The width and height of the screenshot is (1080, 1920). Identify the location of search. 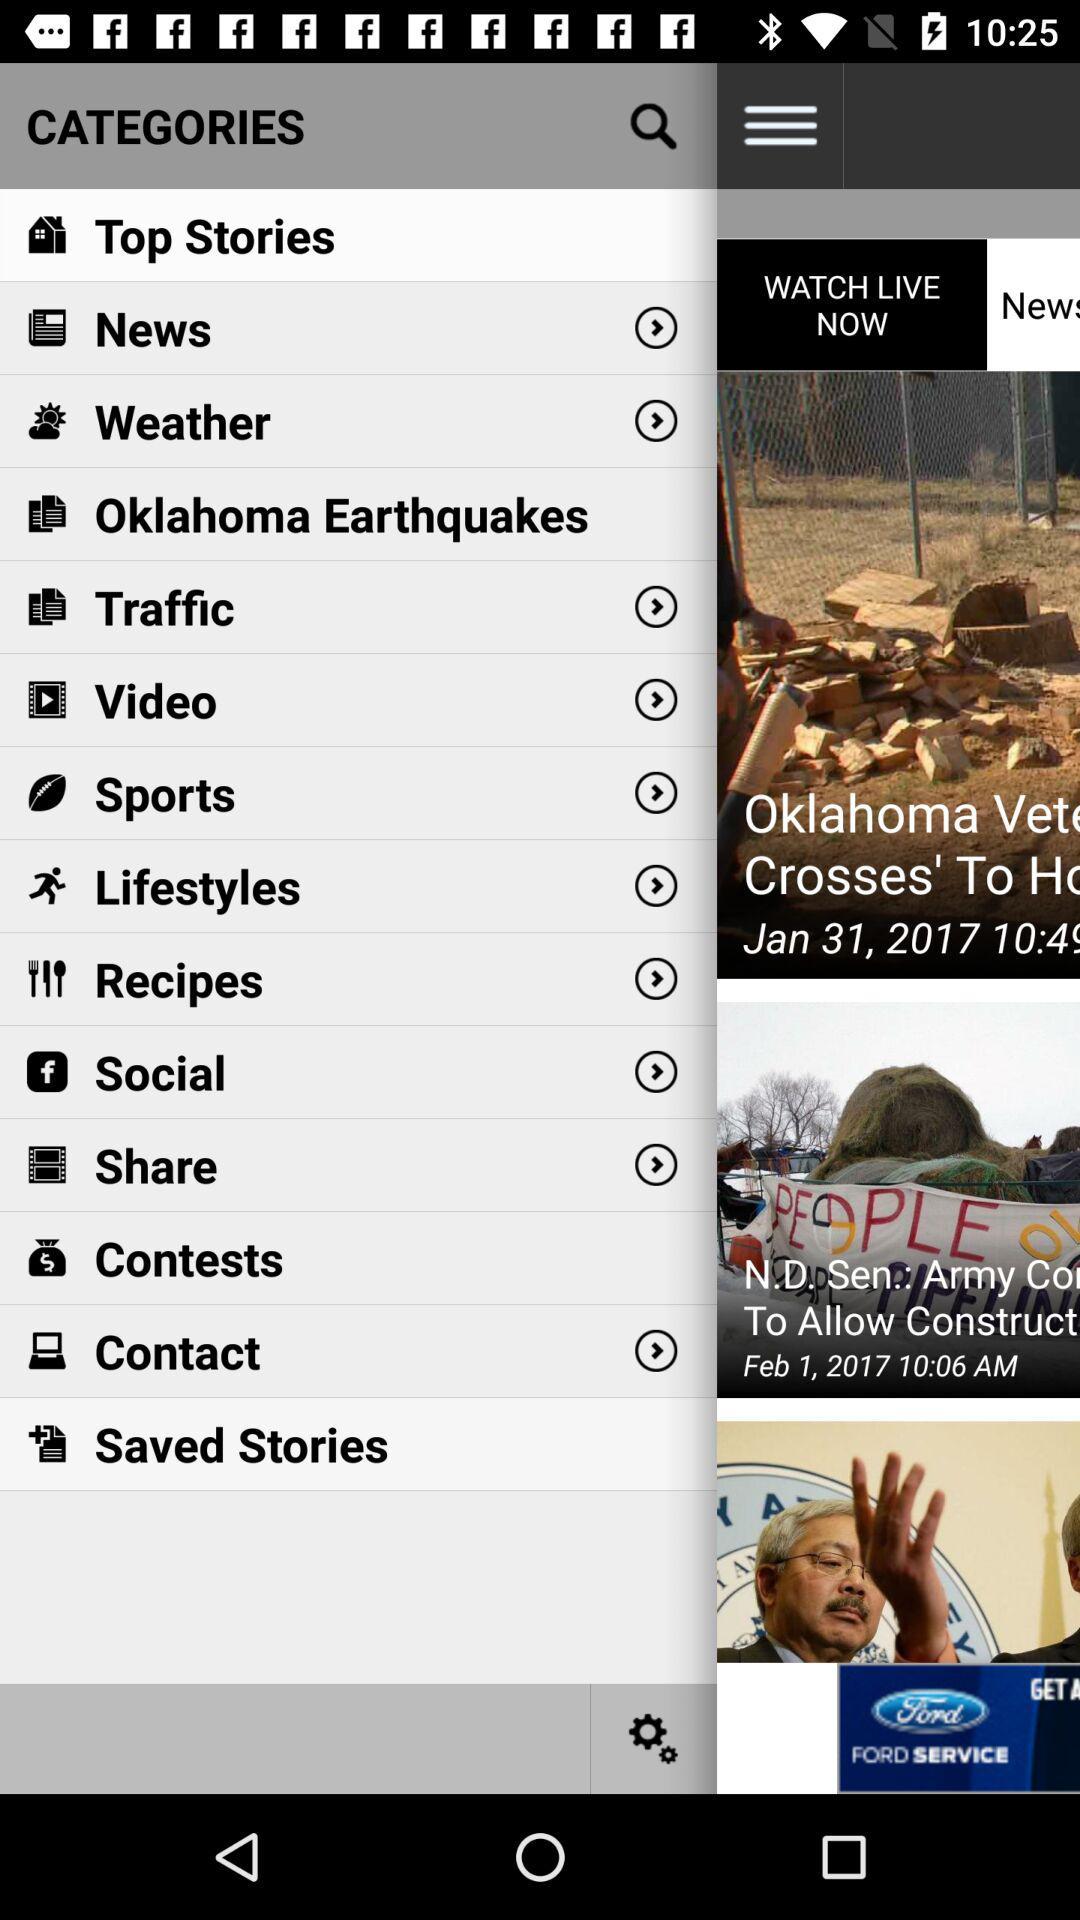
(654, 124).